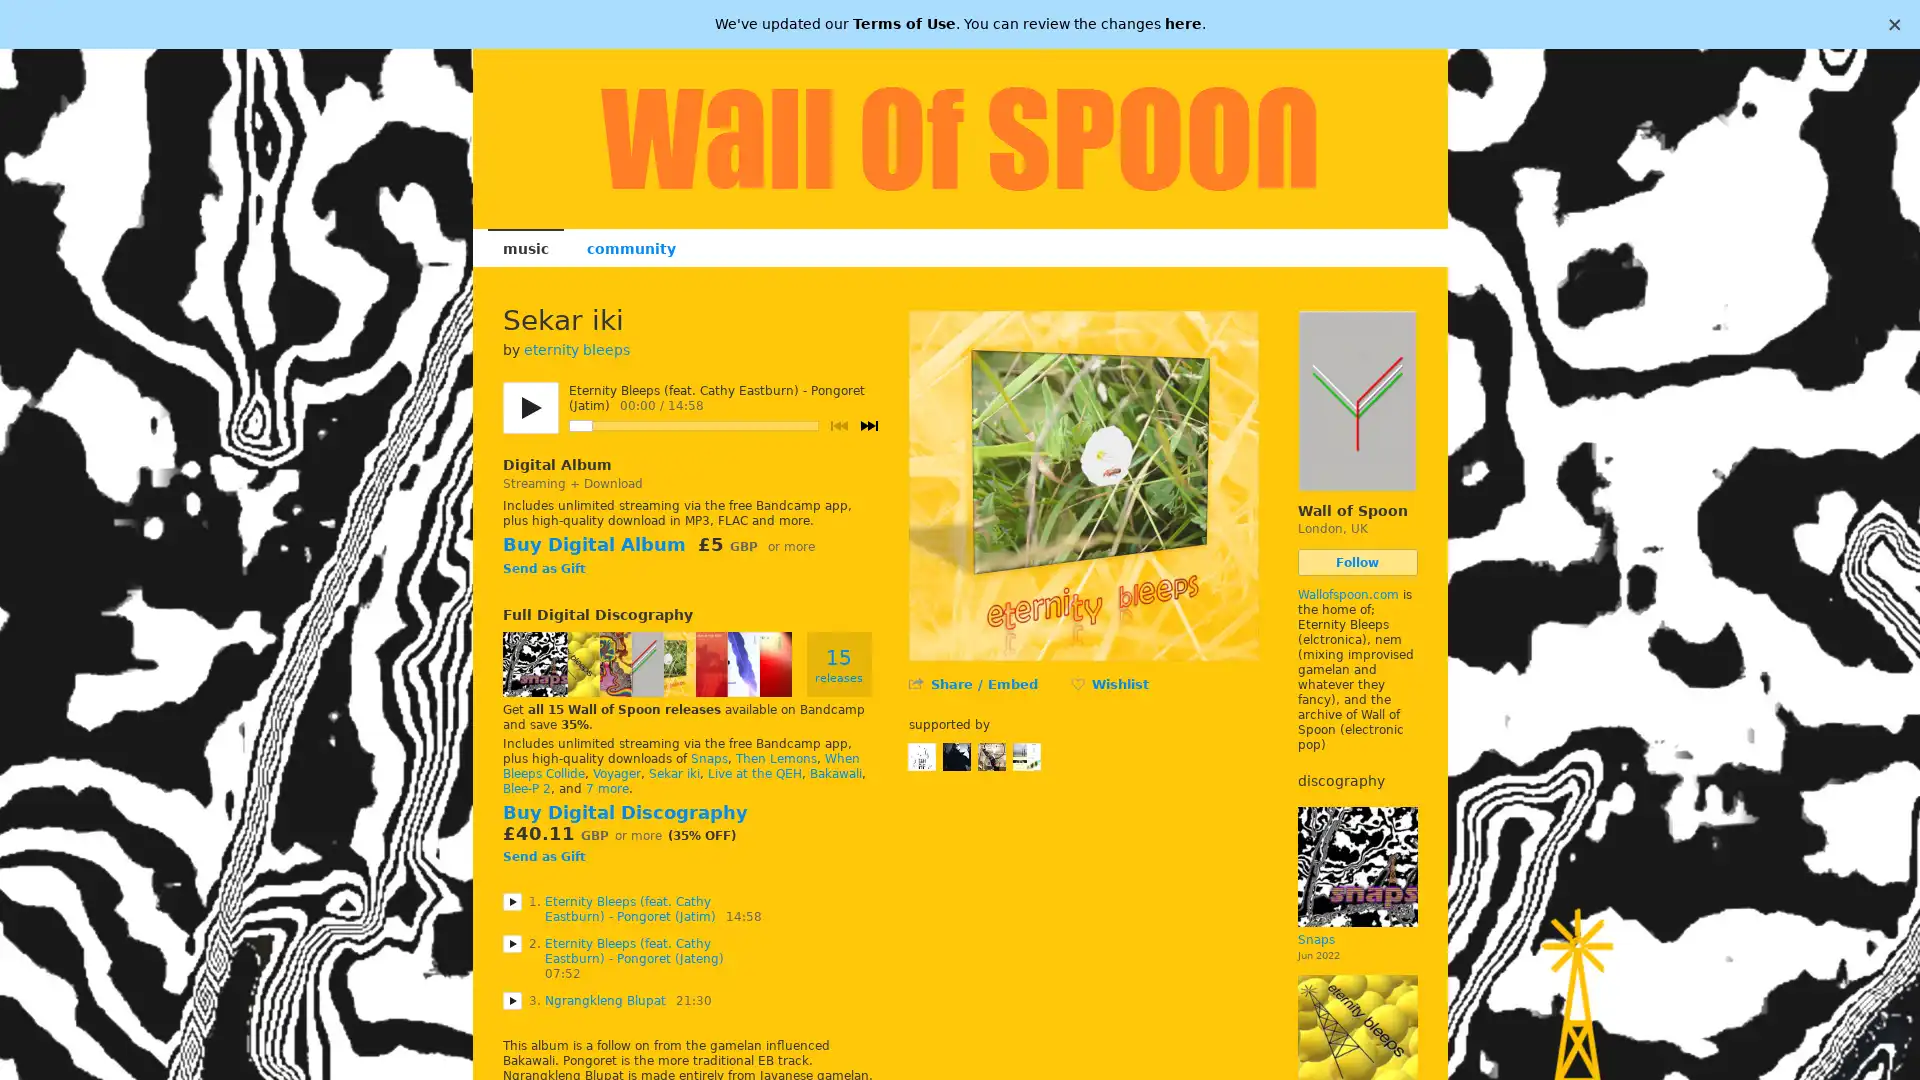  What do you see at coordinates (511, 999) in the screenshot?
I see `Play Ngrangkleng Blupat` at bounding box center [511, 999].